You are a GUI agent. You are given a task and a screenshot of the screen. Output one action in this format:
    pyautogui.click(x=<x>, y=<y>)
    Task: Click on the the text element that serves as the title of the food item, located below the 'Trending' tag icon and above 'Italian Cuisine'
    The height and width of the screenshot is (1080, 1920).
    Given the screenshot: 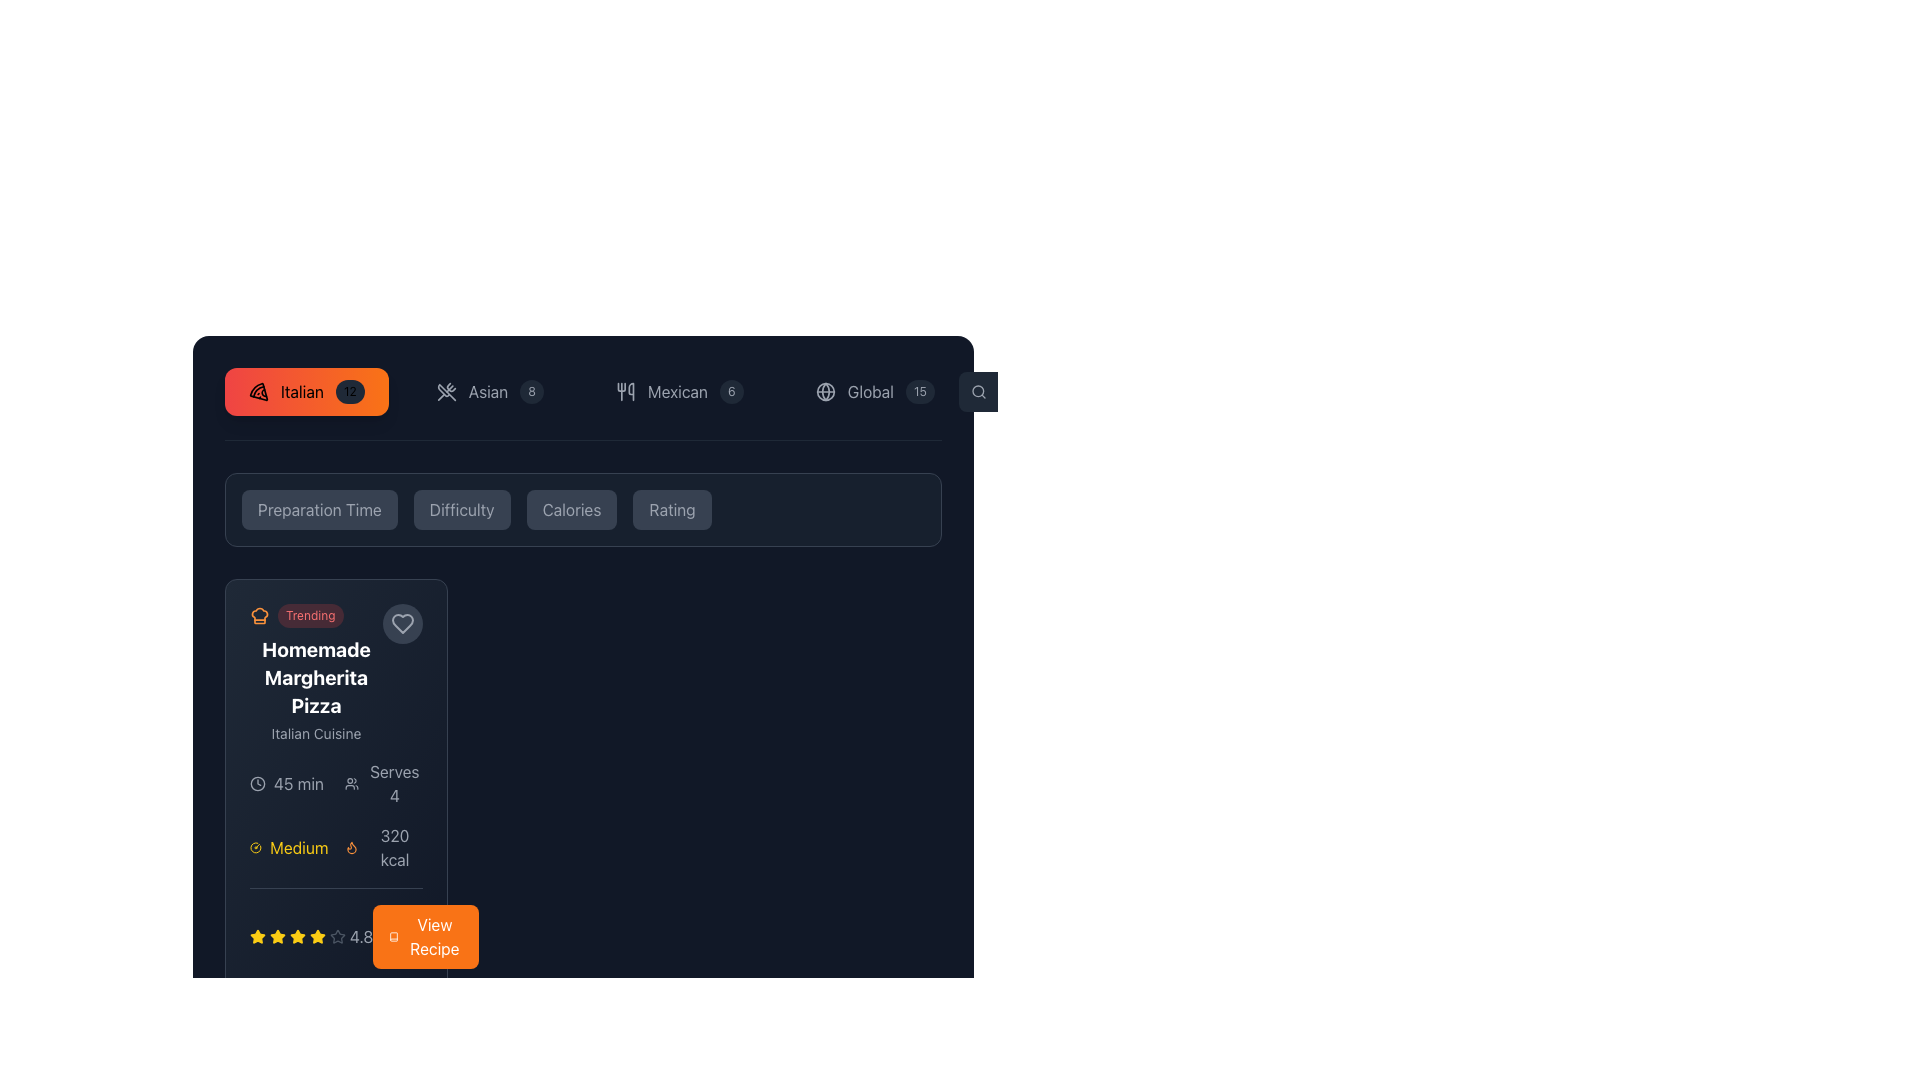 What is the action you would take?
    pyautogui.click(x=315, y=677)
    